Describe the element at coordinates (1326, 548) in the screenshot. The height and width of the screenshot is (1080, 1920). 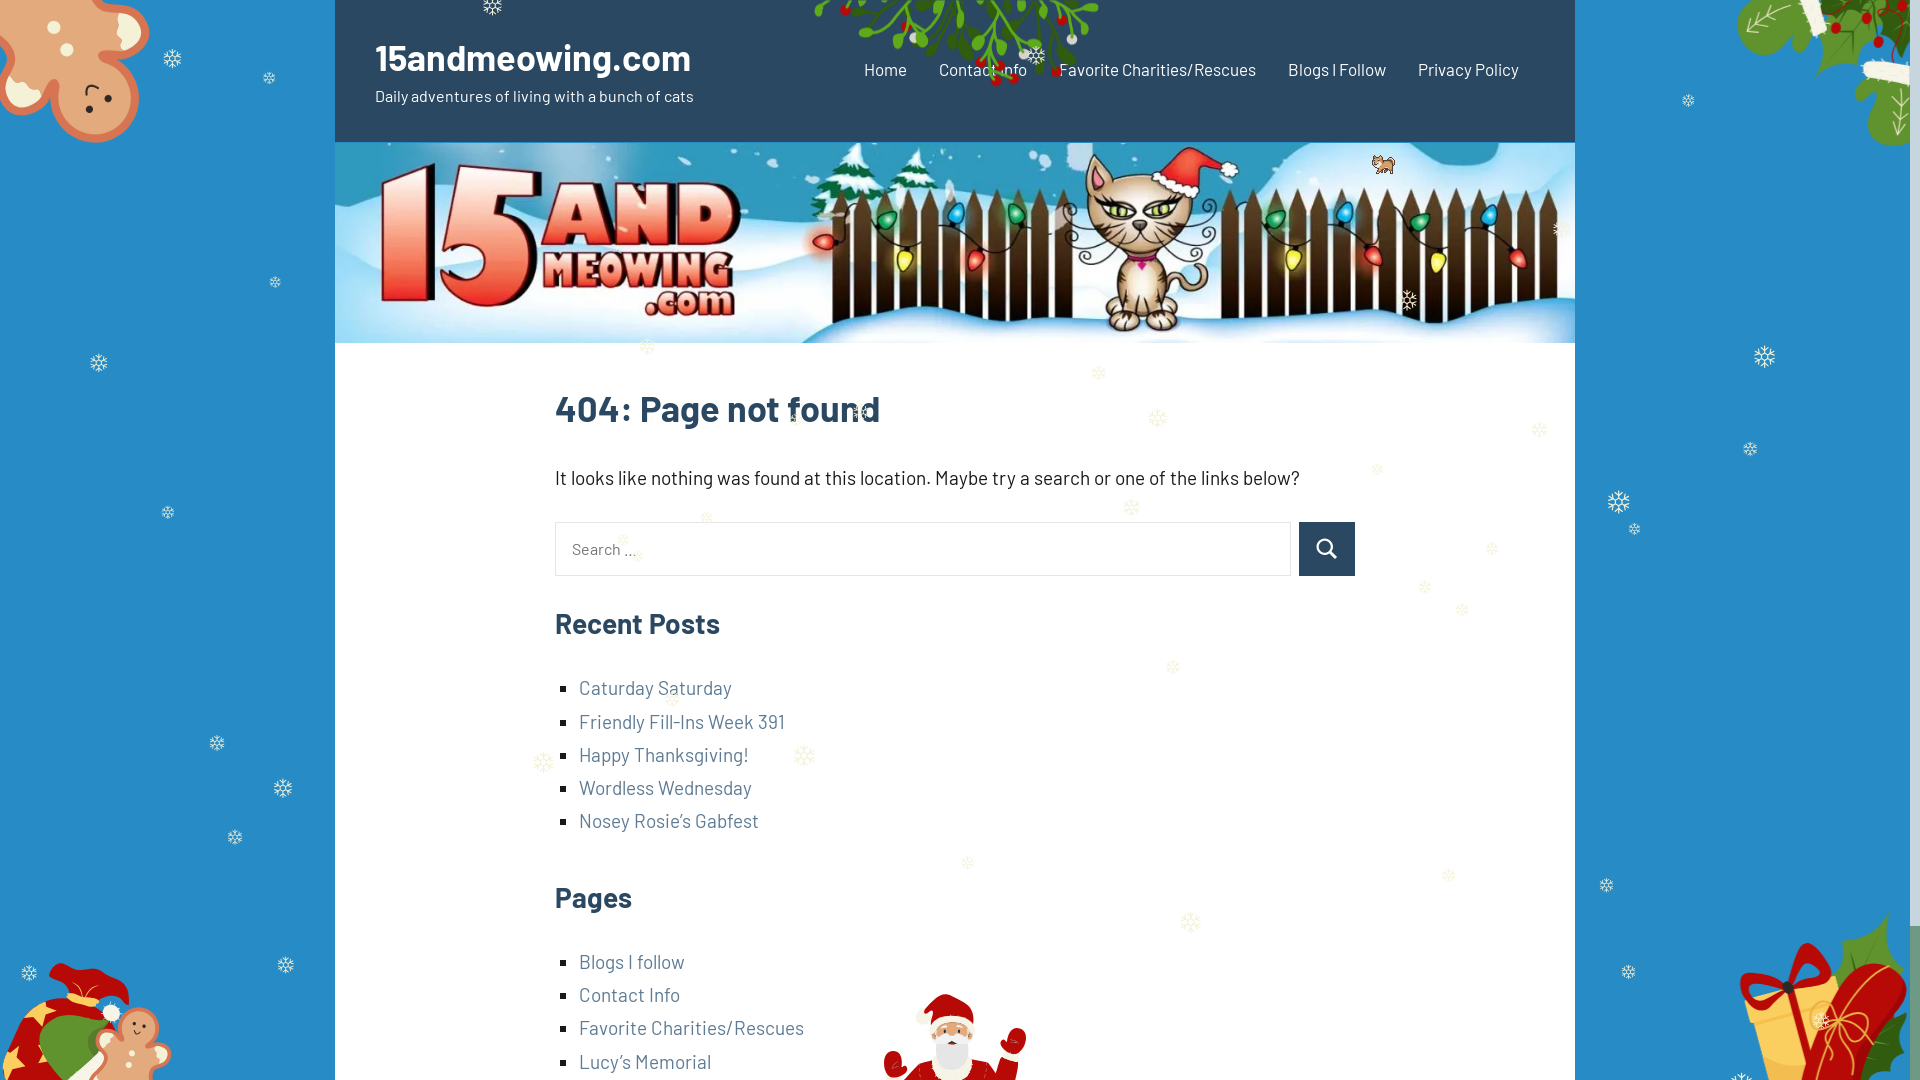
I see `'Search'` at that location.